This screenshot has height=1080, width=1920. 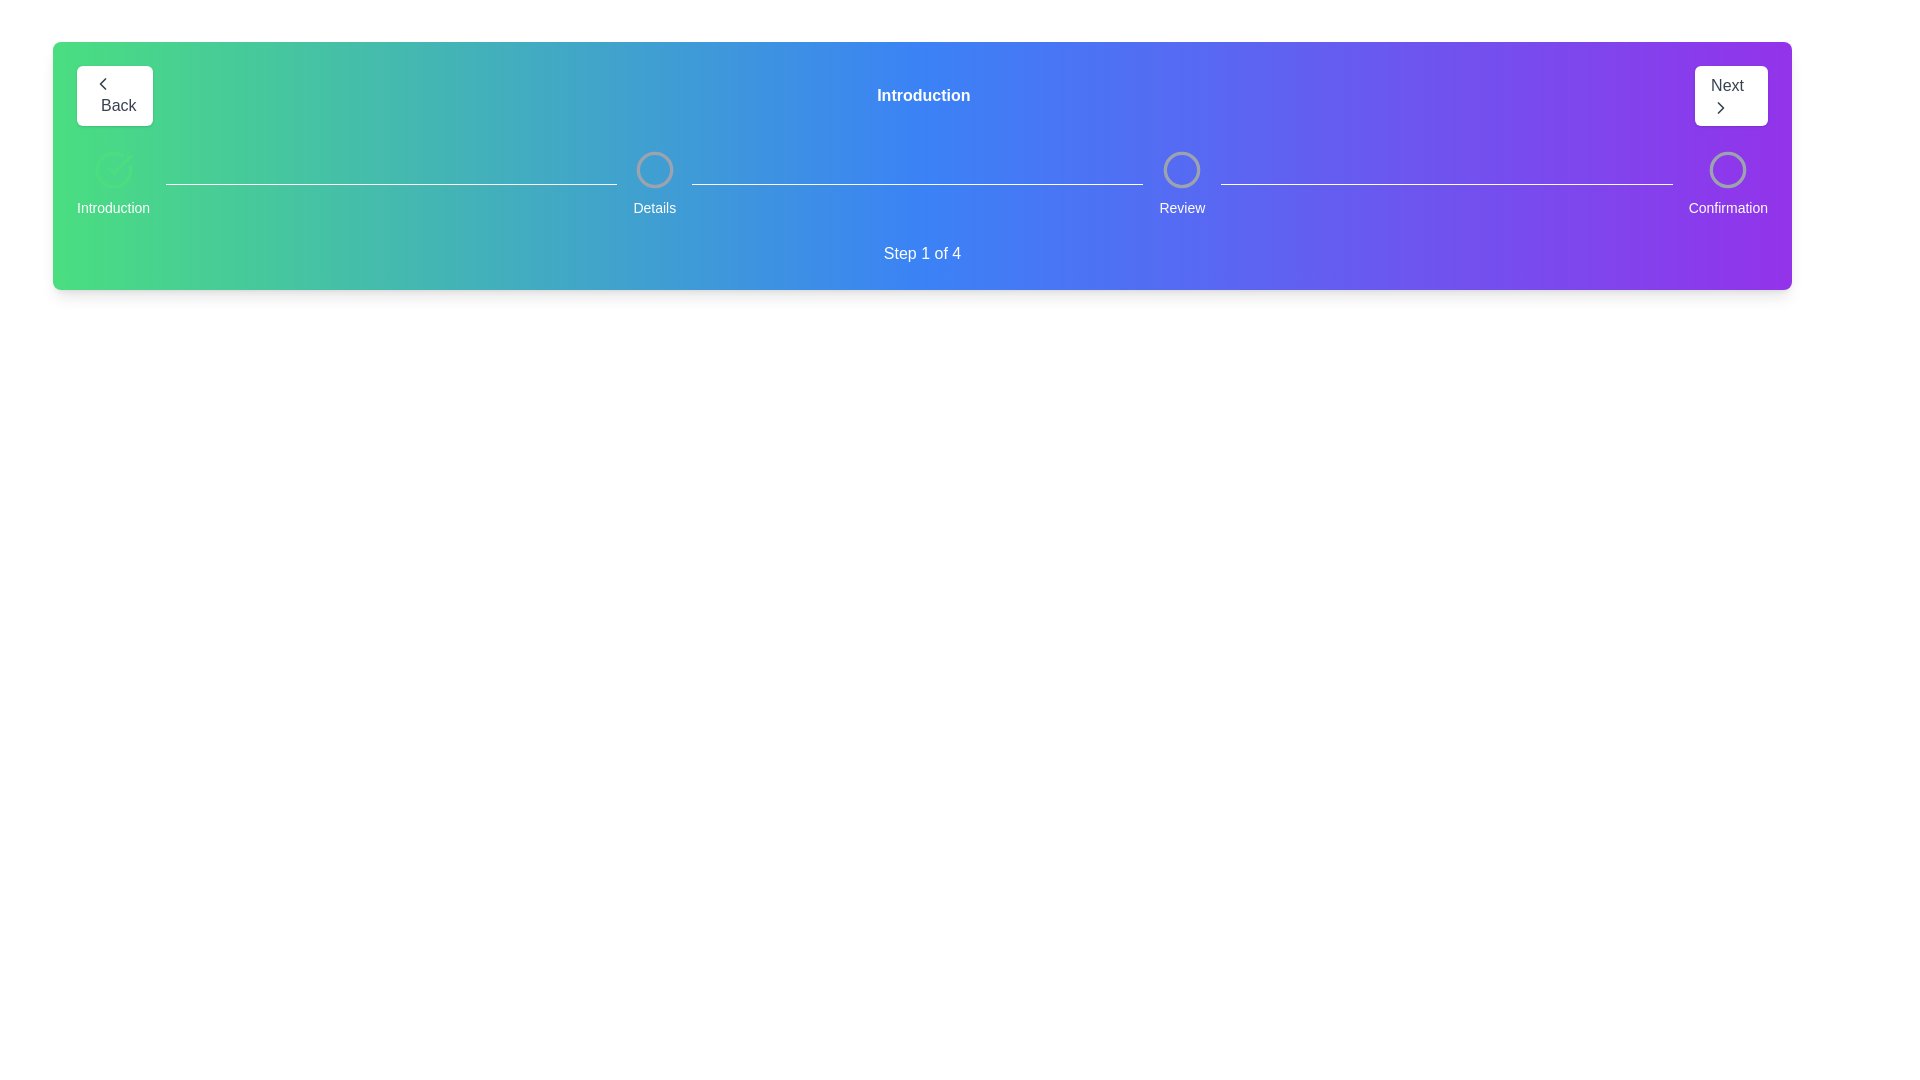 What do you see at coordinates (112, 208) in the screenshot?
I see `the static text label that serves as a descriptive title for the Introduction step in the multi-step process, located below the green check icon in the progress bar interface` at bounding box center [112, 208].